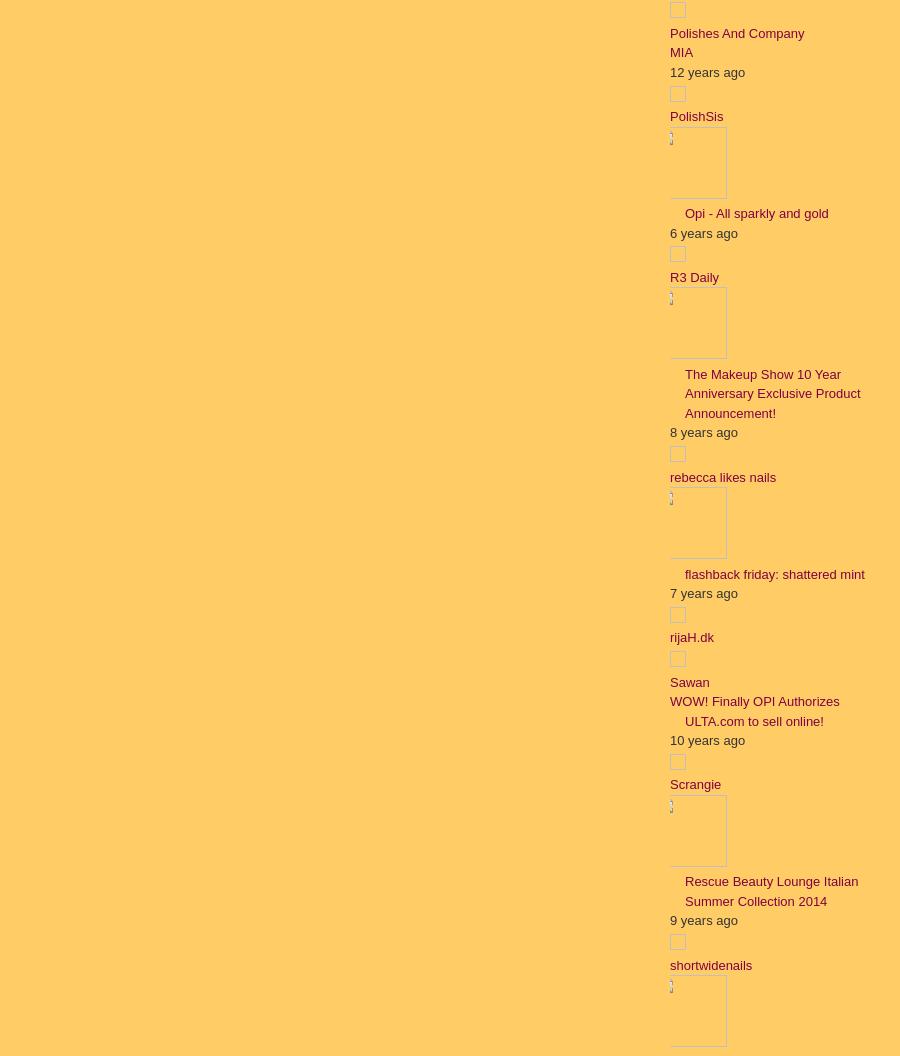 Image resolution: width=900 pixels, height=1056 pixels. What do you see at coordinates (683, 573) in the screenshot?
I see `'flashback friday: shattered mint'` at bounding box center [683, 573].